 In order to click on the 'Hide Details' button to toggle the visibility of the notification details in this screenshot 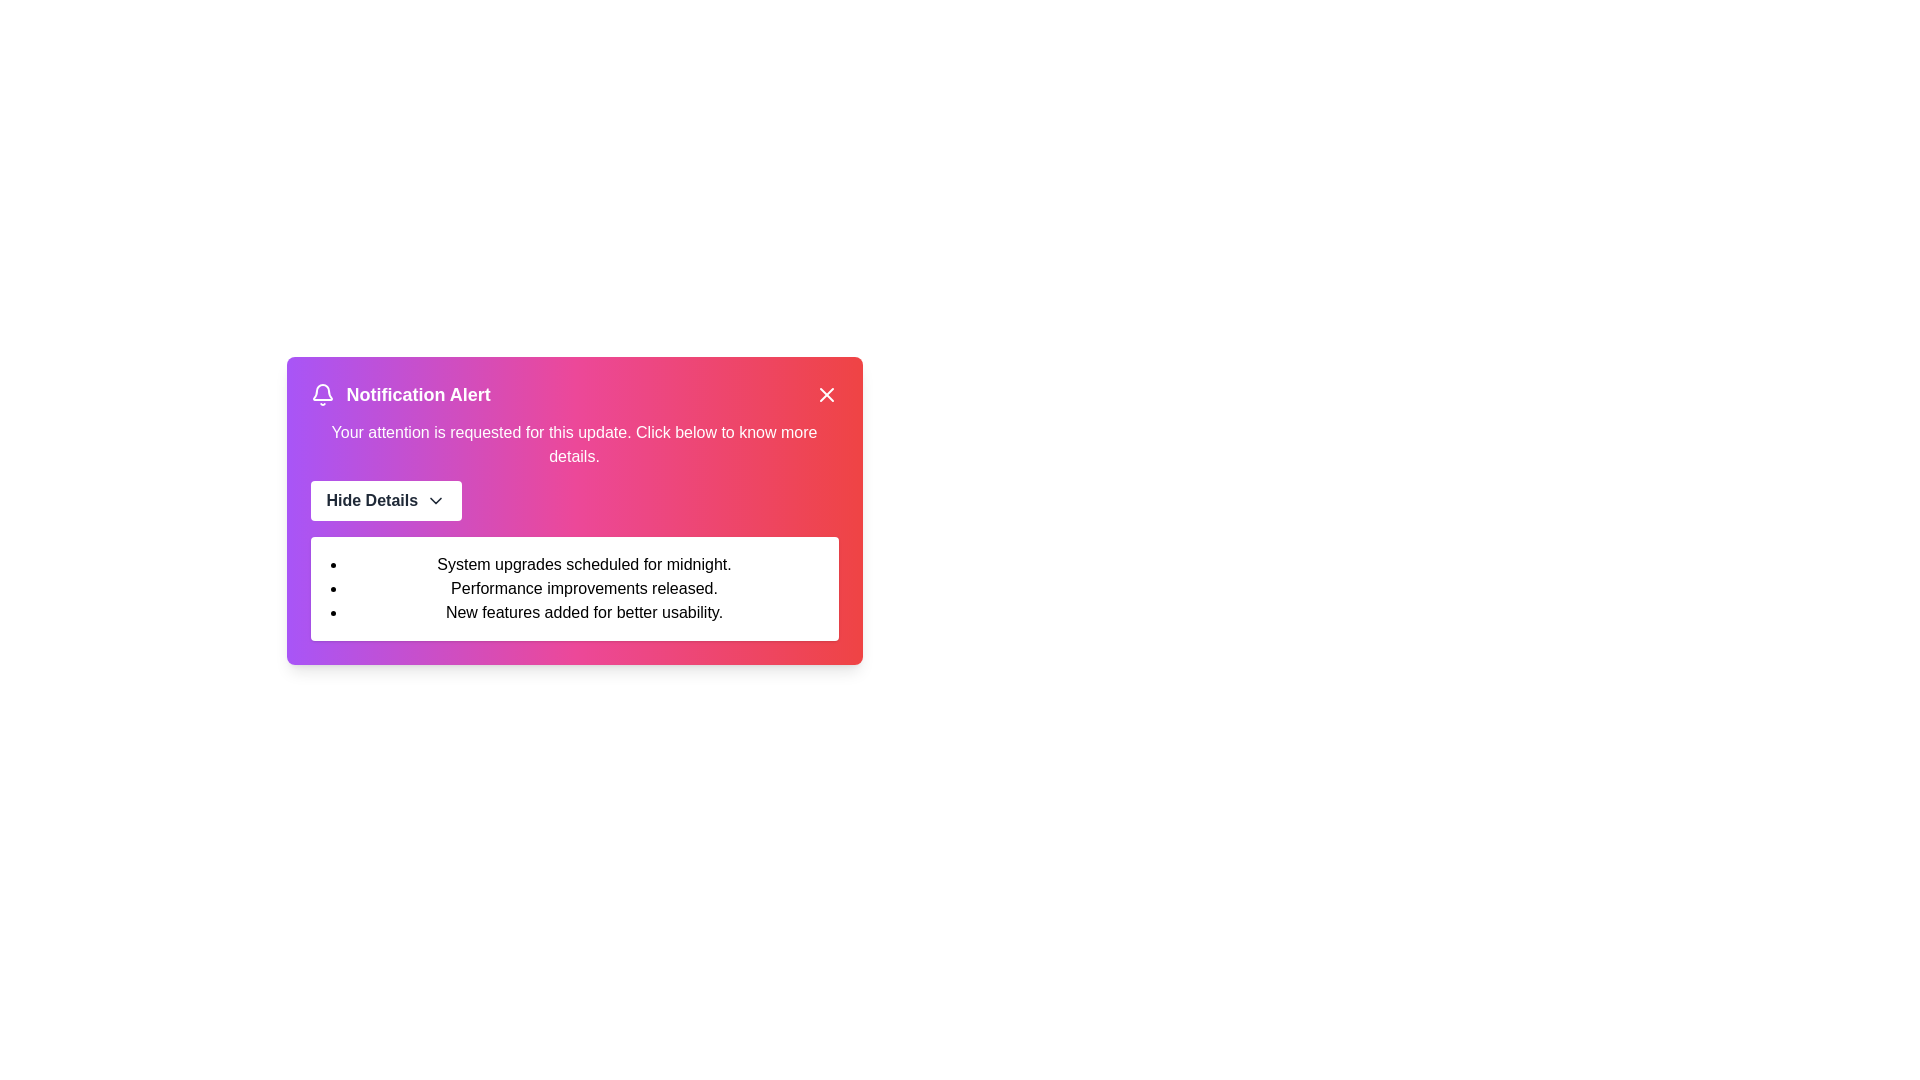, I will do `click(385, 500)`.